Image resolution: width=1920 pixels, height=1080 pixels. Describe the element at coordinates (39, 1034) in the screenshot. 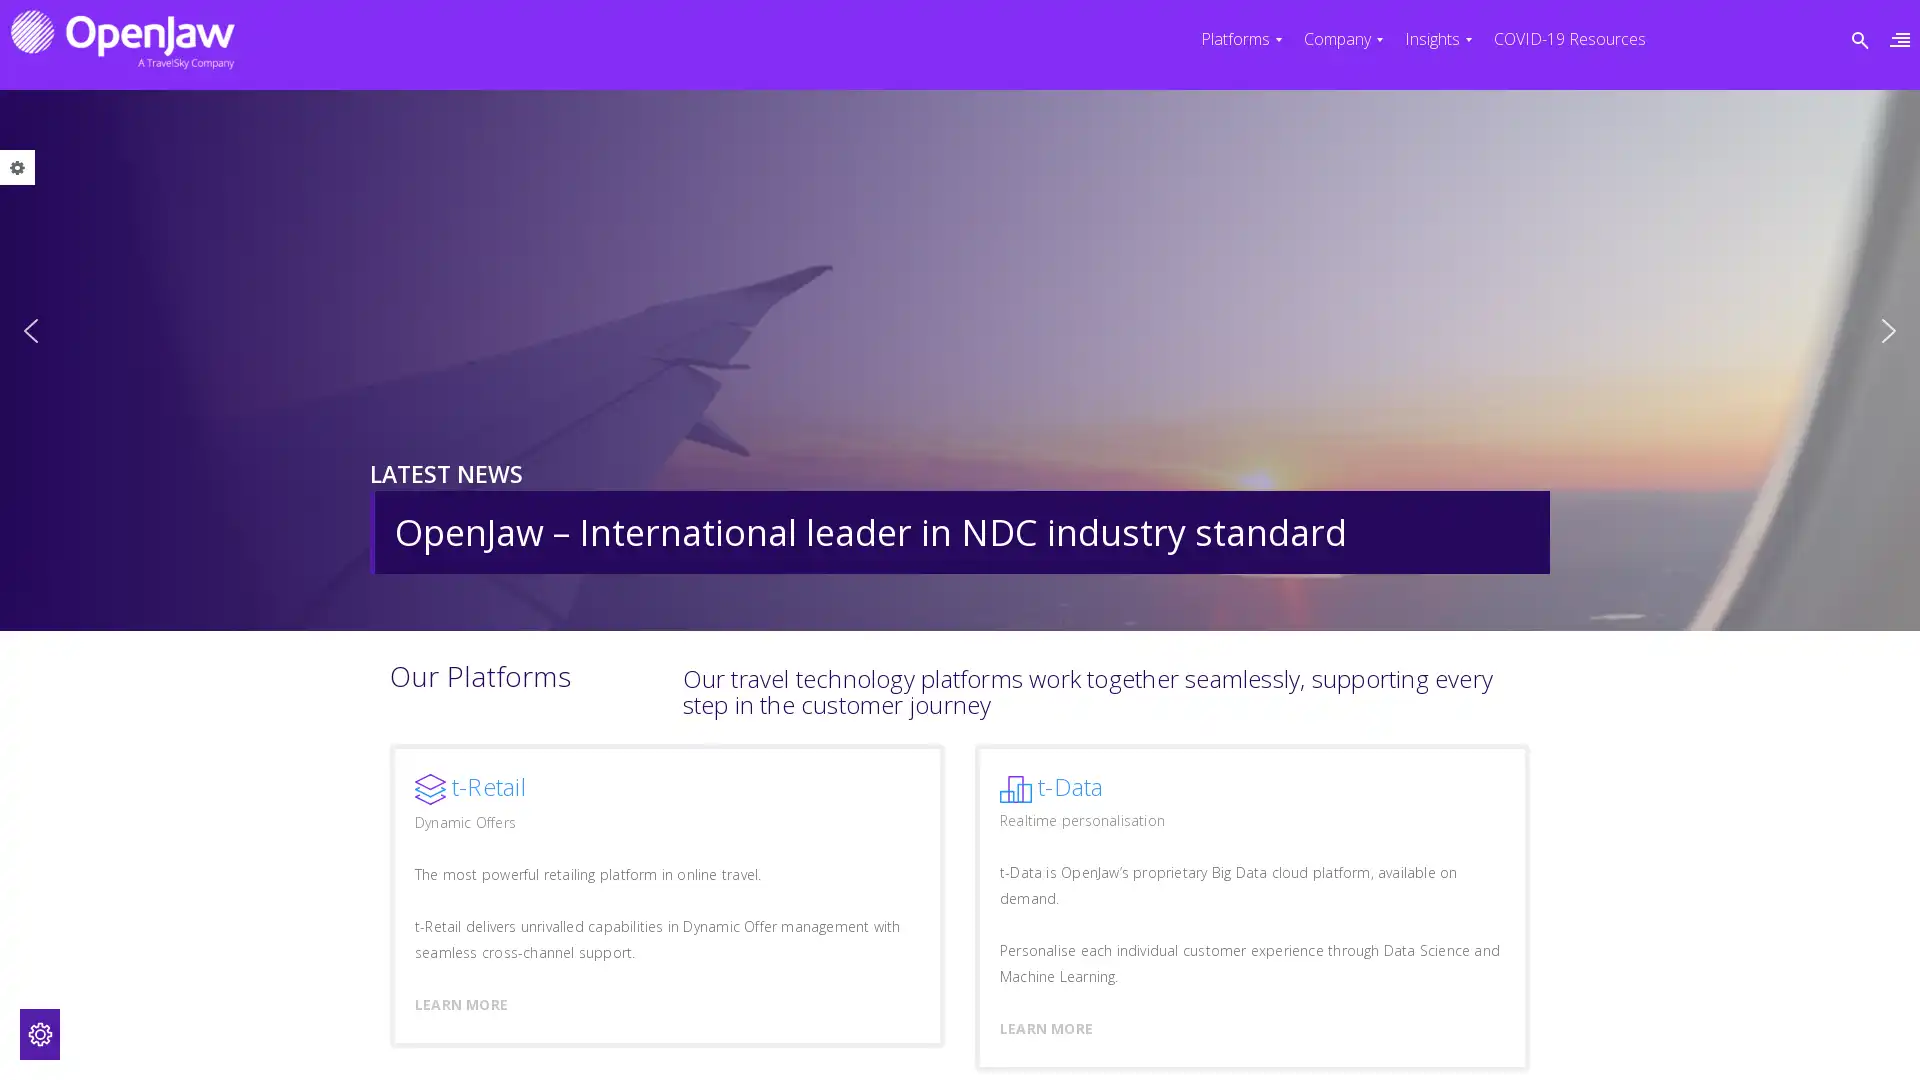

I see `Change cookie settings` at that location.